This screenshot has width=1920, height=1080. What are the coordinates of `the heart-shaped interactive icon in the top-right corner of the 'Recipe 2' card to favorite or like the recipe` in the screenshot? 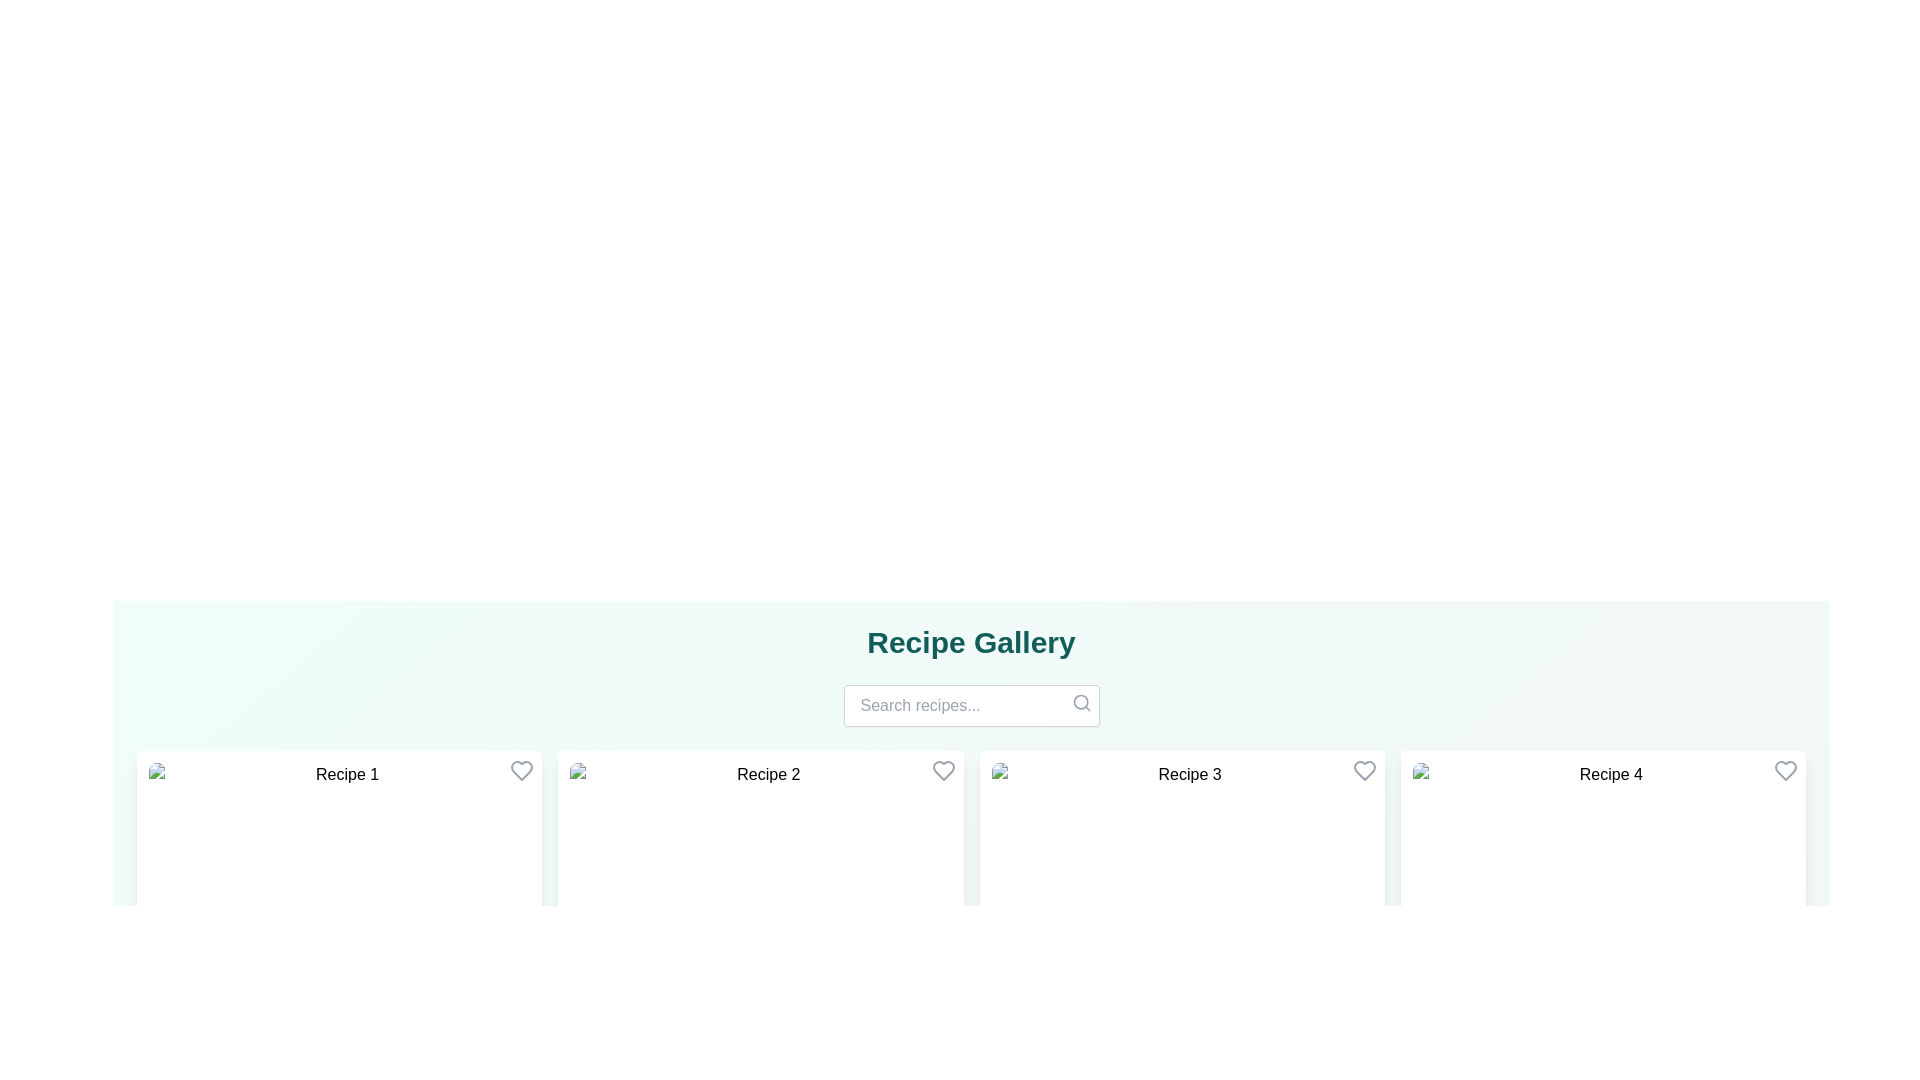 It's located at (942, 770).